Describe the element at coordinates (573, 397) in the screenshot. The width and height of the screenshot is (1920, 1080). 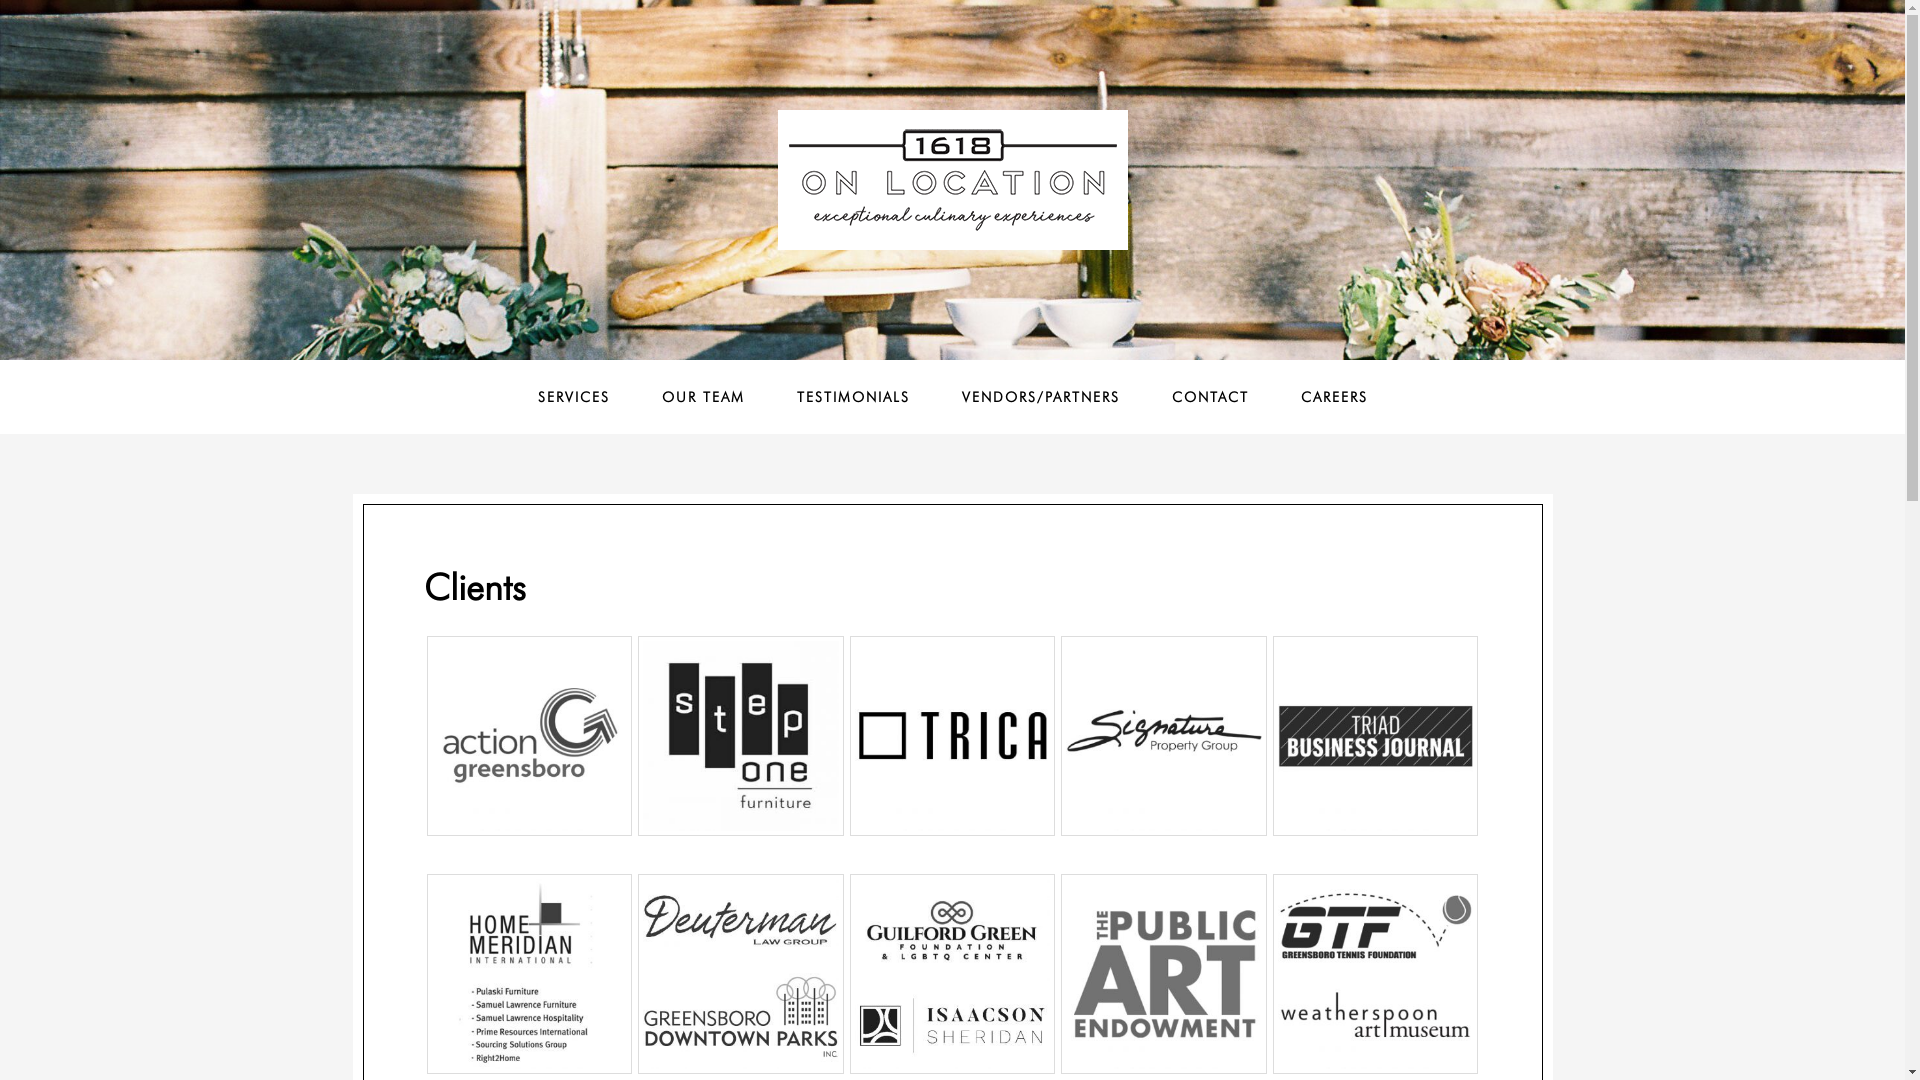
I see `'SERVICES'` at that location.